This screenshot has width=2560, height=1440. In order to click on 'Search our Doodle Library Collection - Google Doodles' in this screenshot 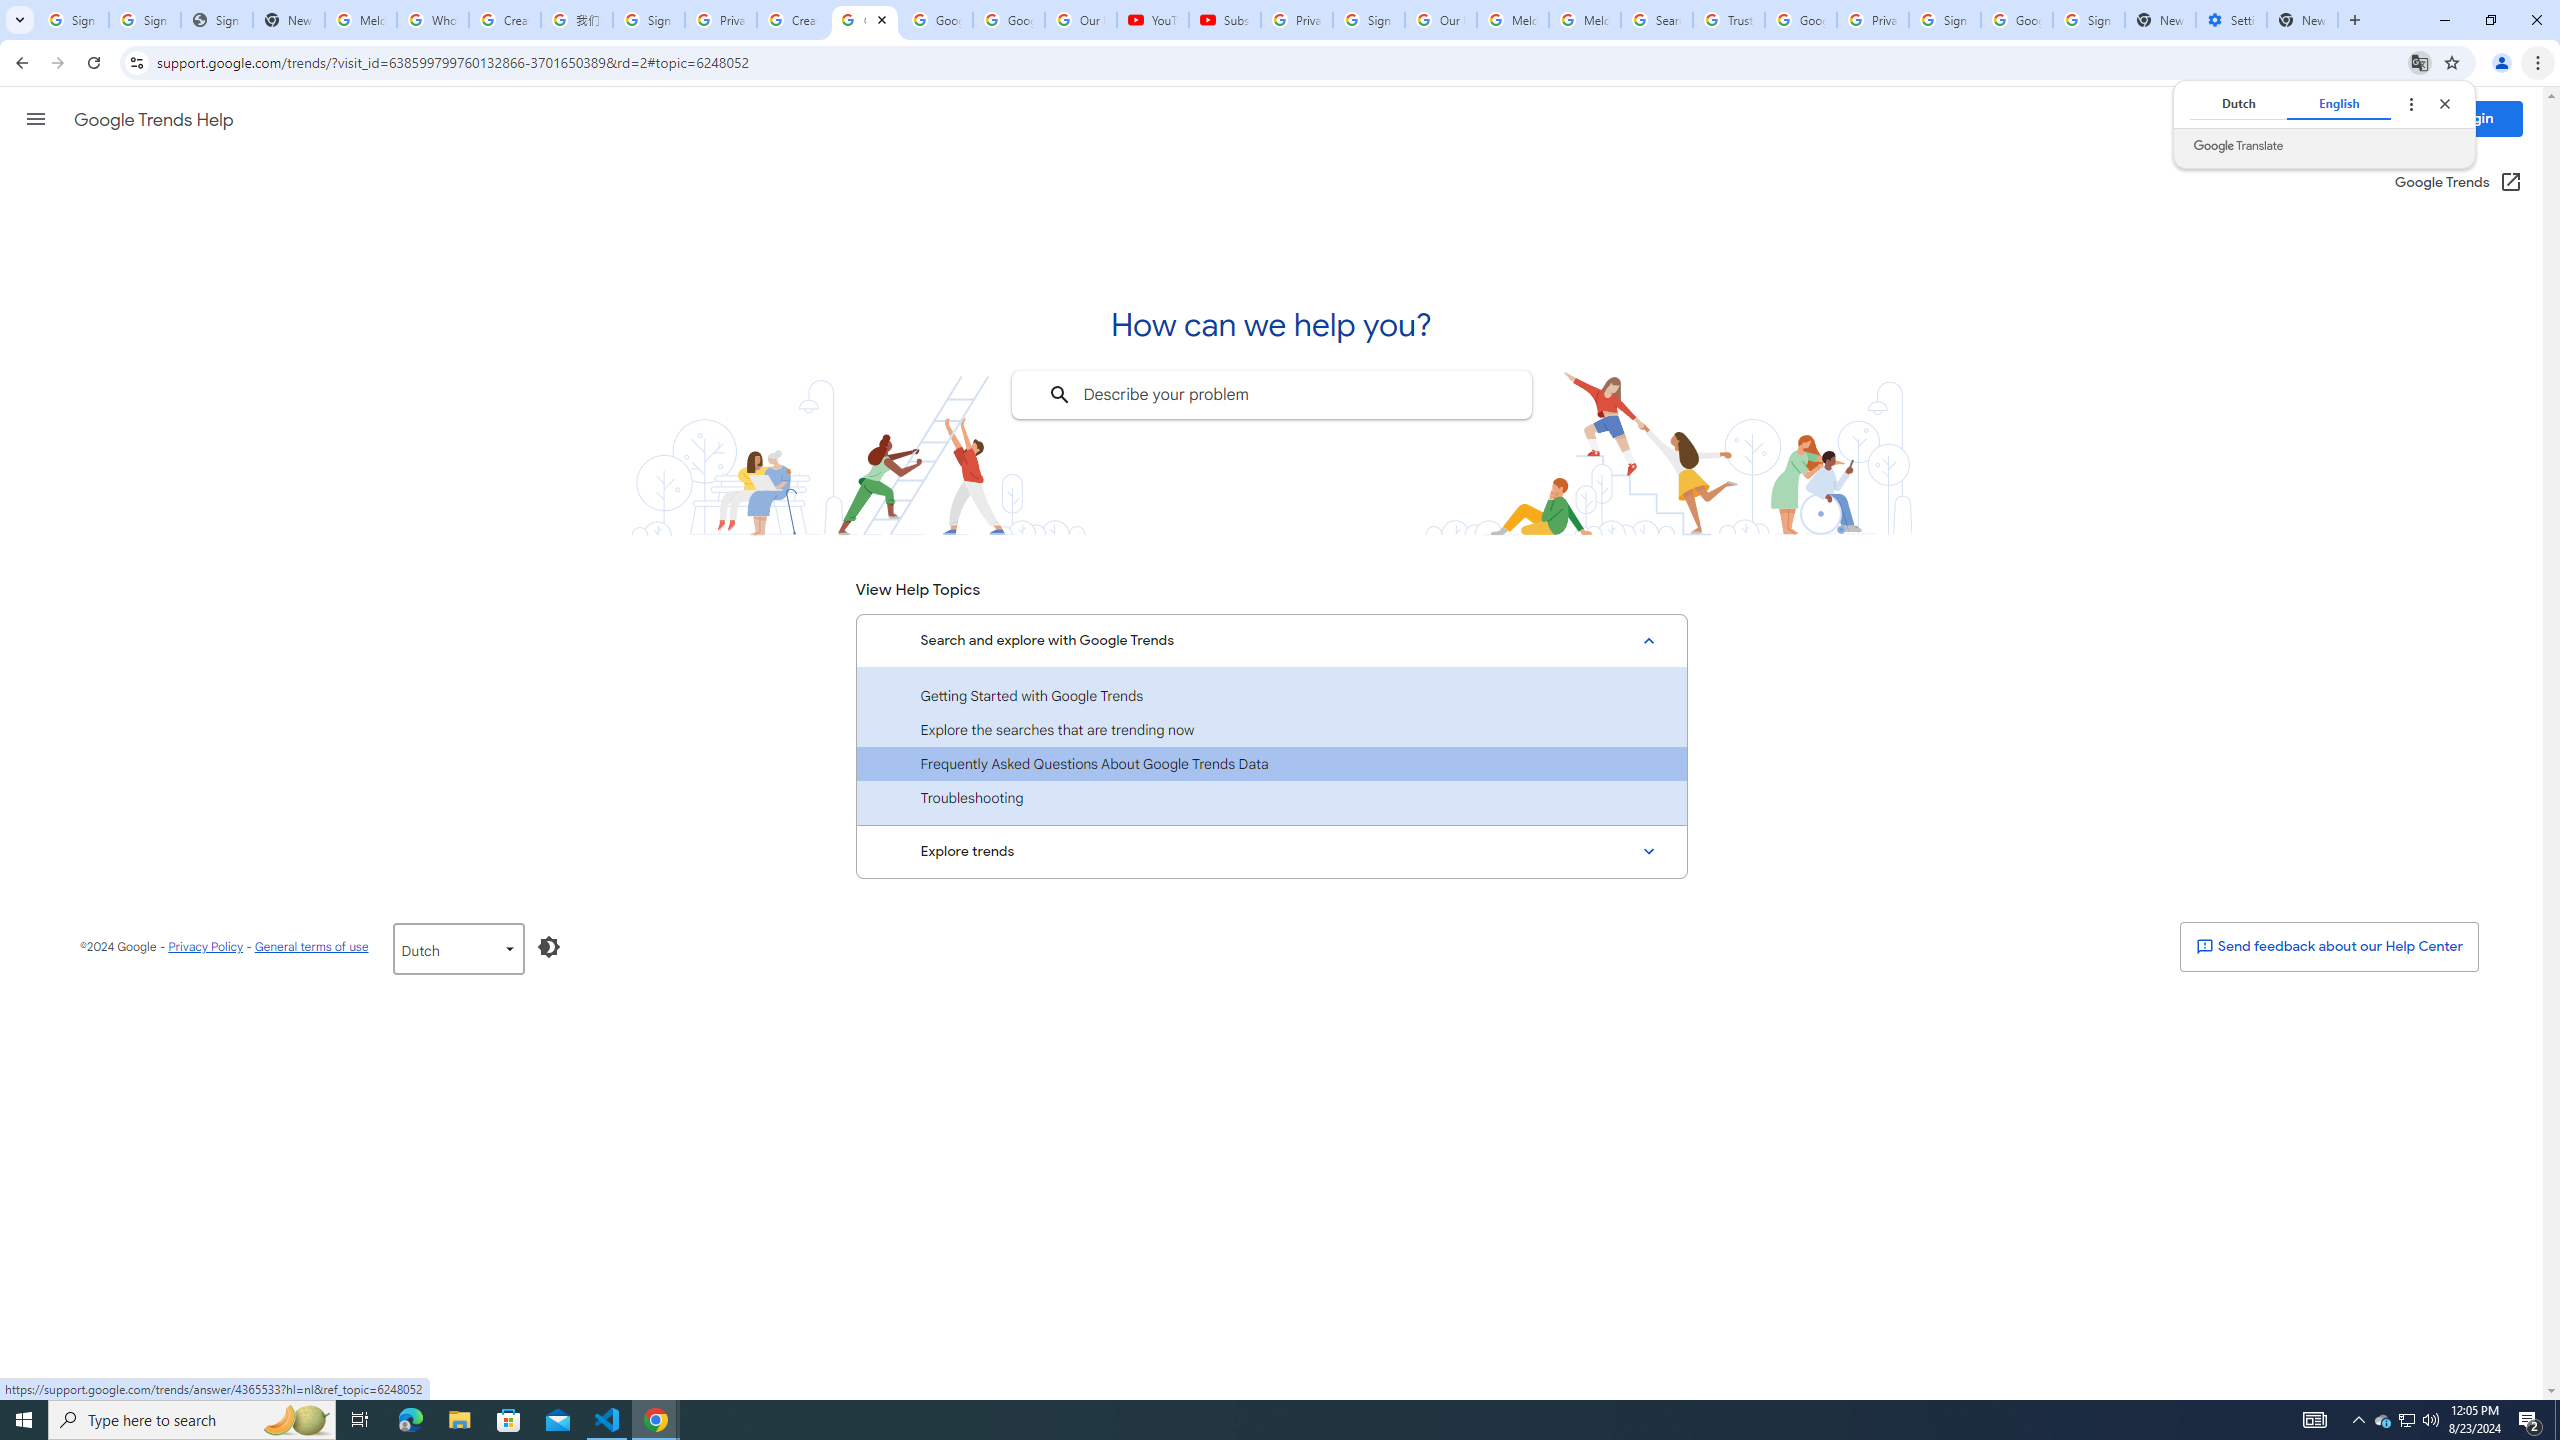, I will do `click(1656, 19)`.